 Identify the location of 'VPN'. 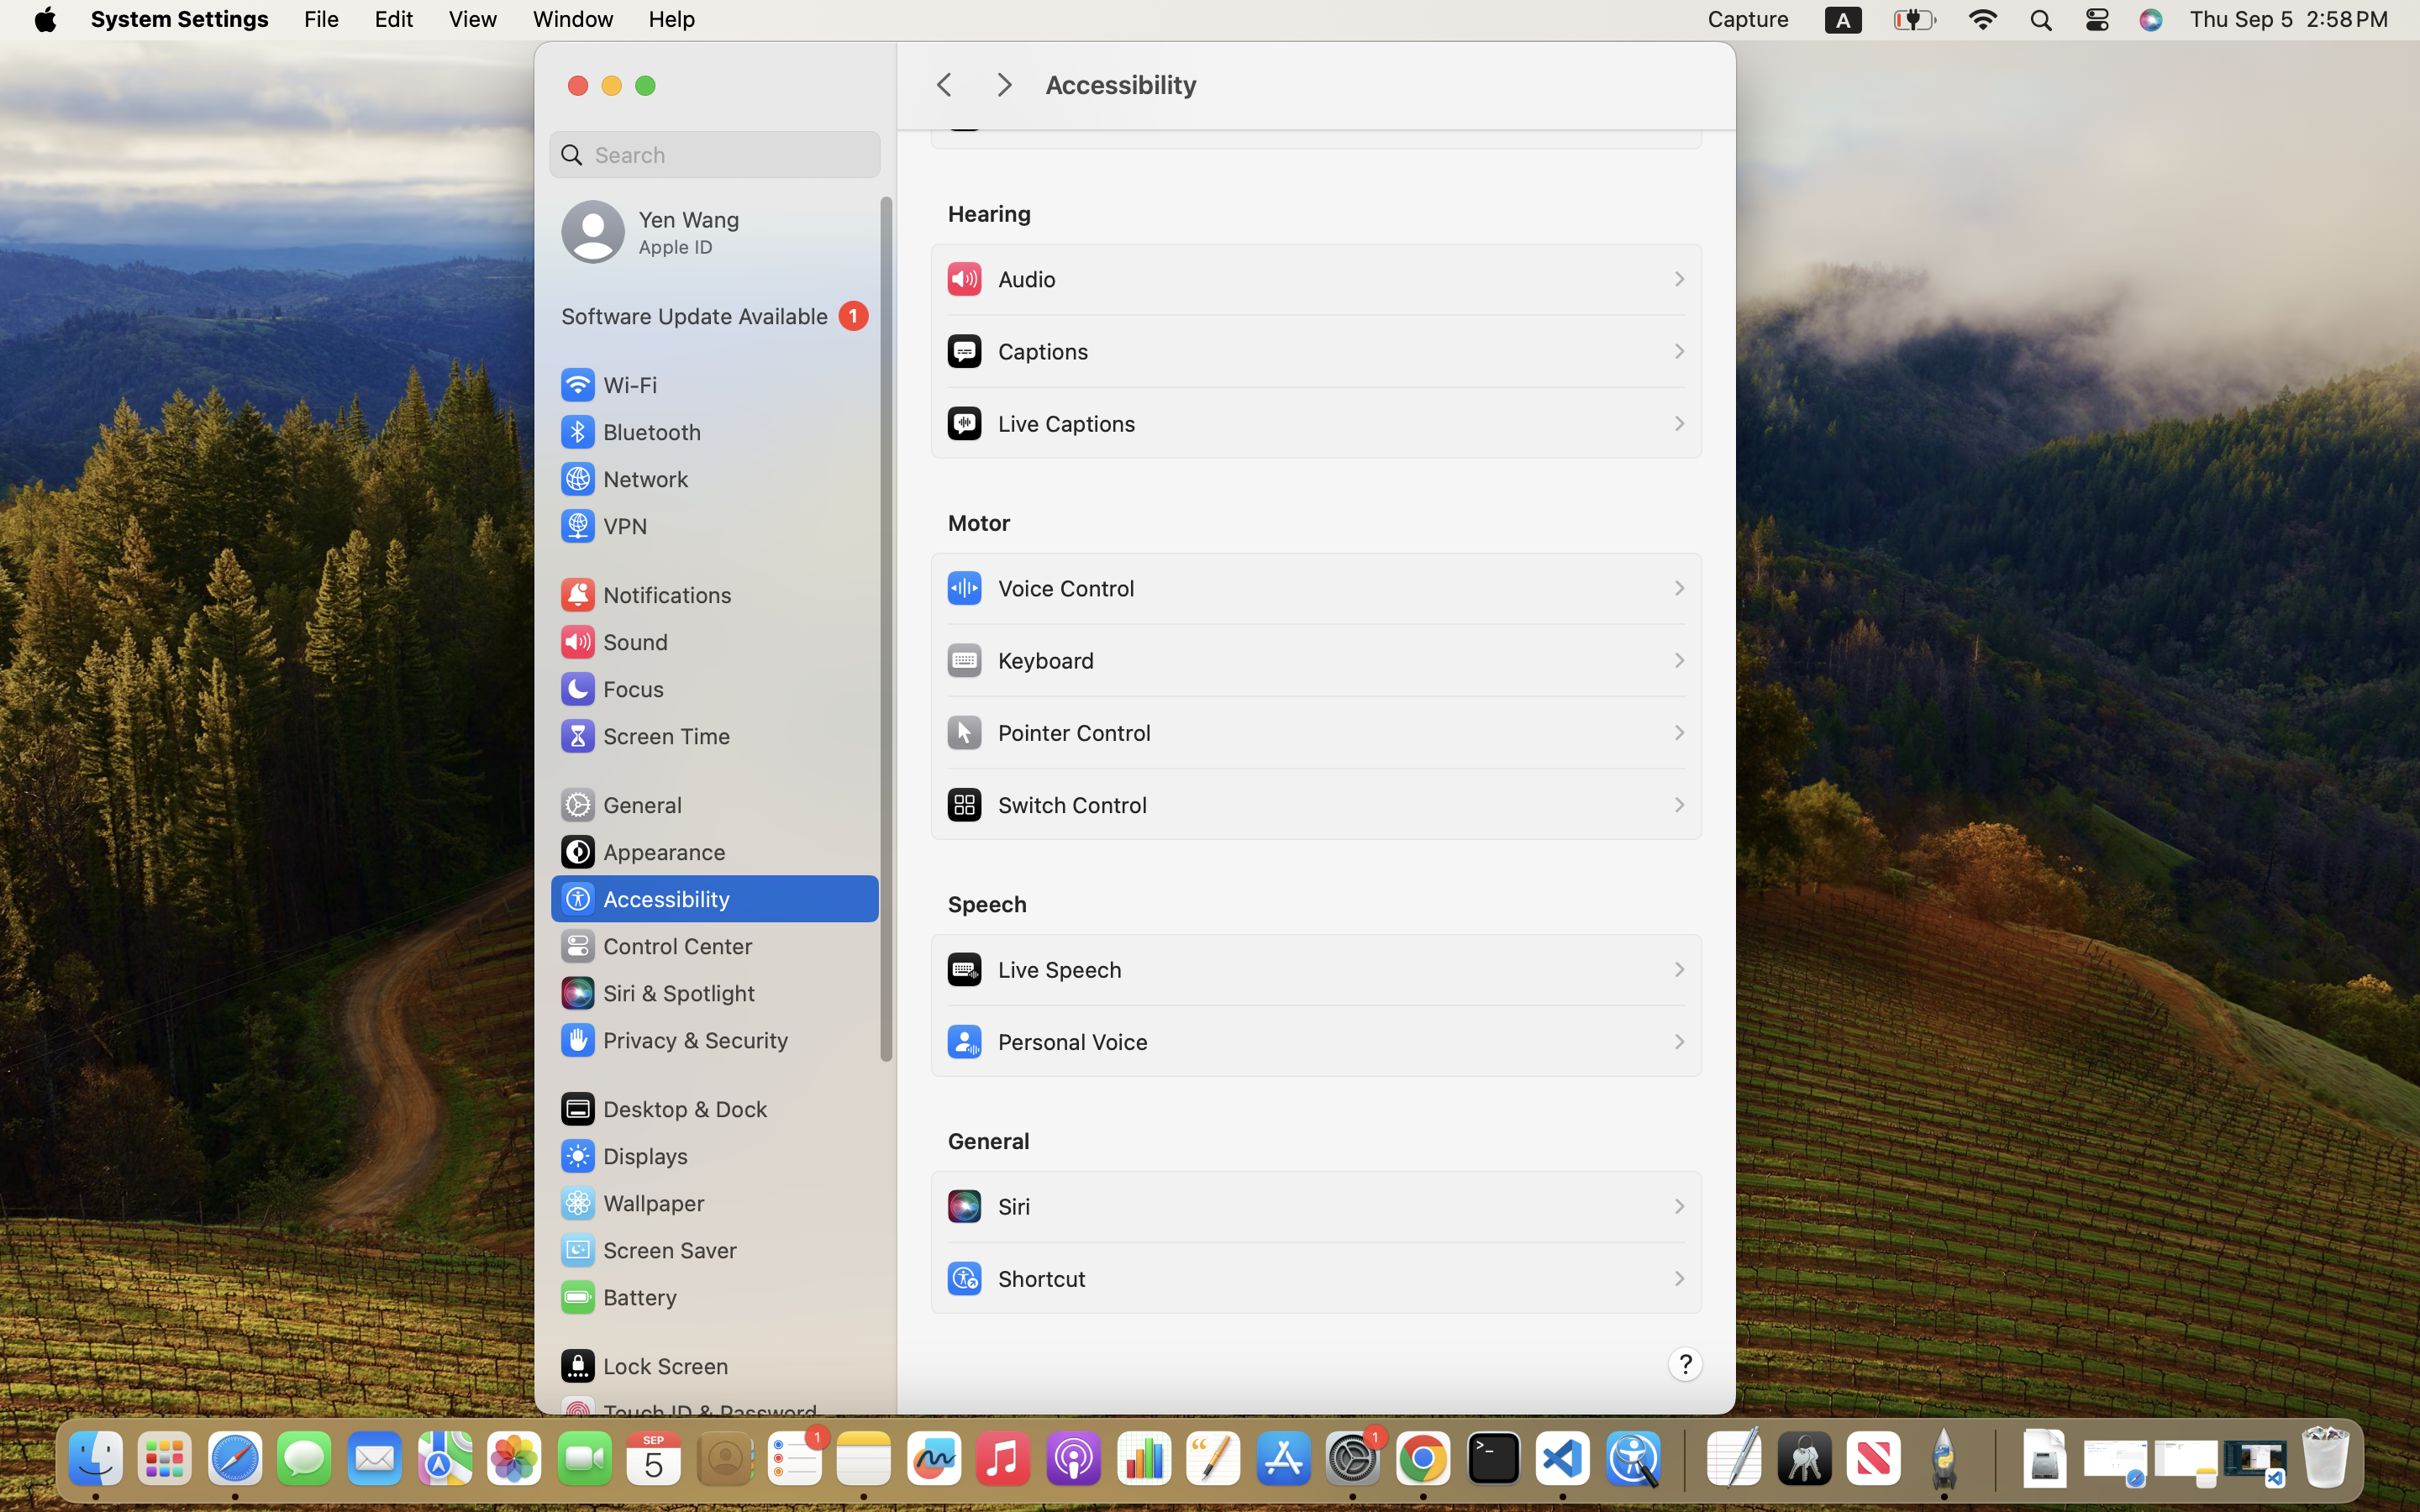
(602, 526).